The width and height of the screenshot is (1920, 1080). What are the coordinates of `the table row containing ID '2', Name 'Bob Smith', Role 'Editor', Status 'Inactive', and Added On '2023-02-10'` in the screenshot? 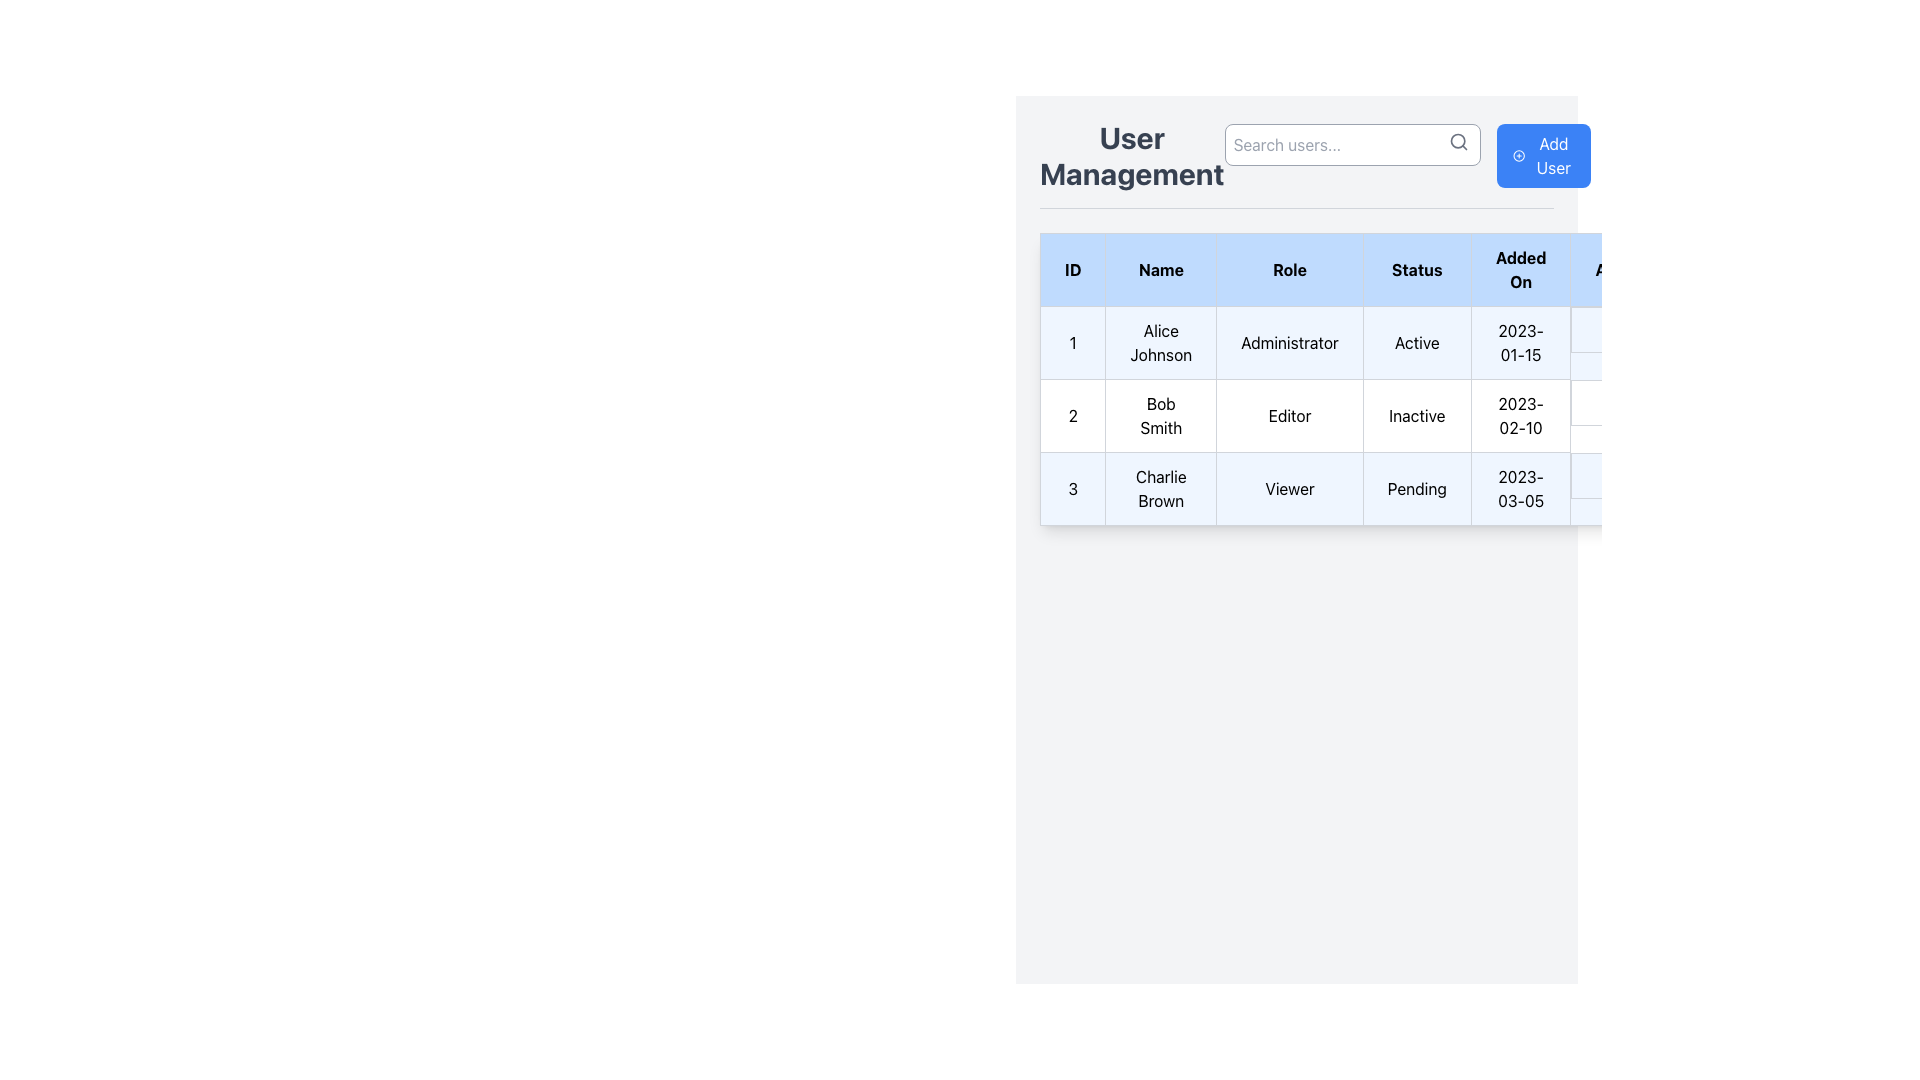 It's located at (1359, 415).